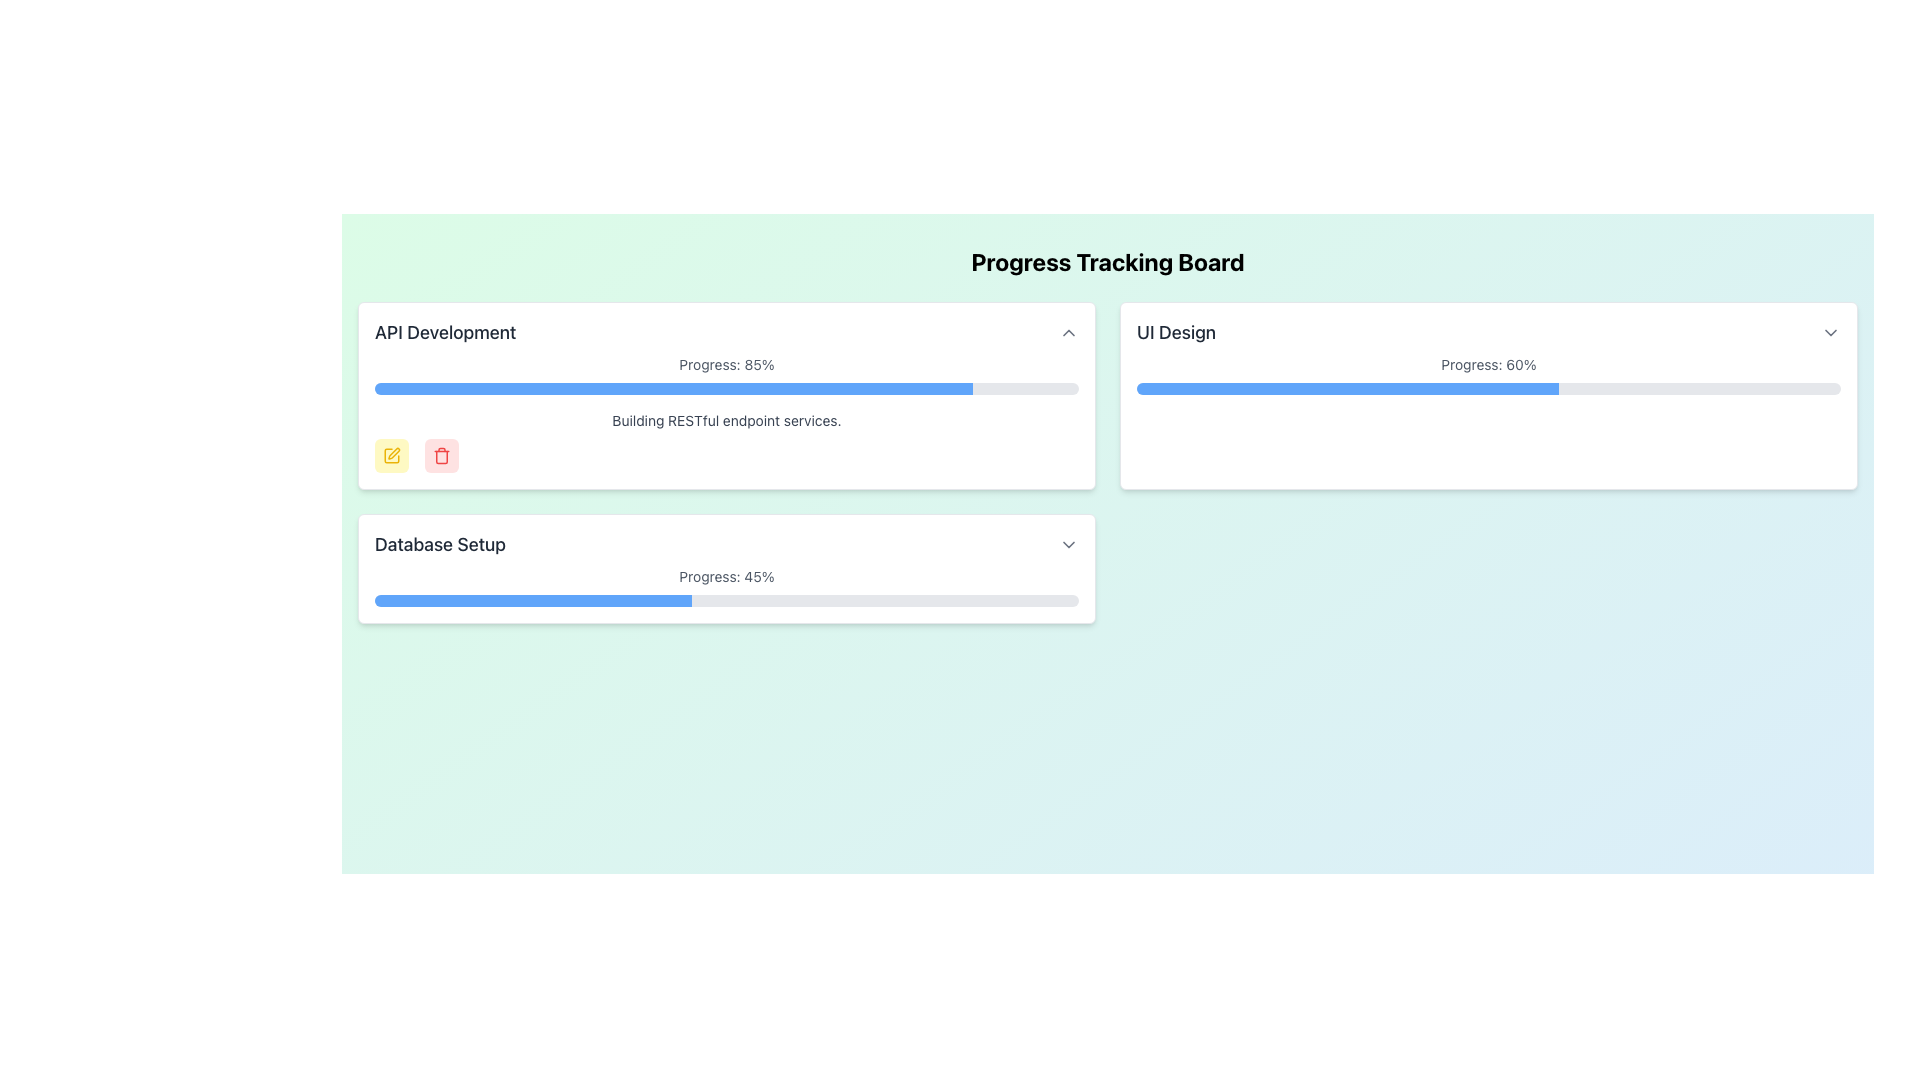 The width and height of the screenshot is (1920, 1080). I want to click on the text label that reads 'Progress: 85%' located within the 'API Development' card, positioned at the top center above the progress bar, so click(725, 365).